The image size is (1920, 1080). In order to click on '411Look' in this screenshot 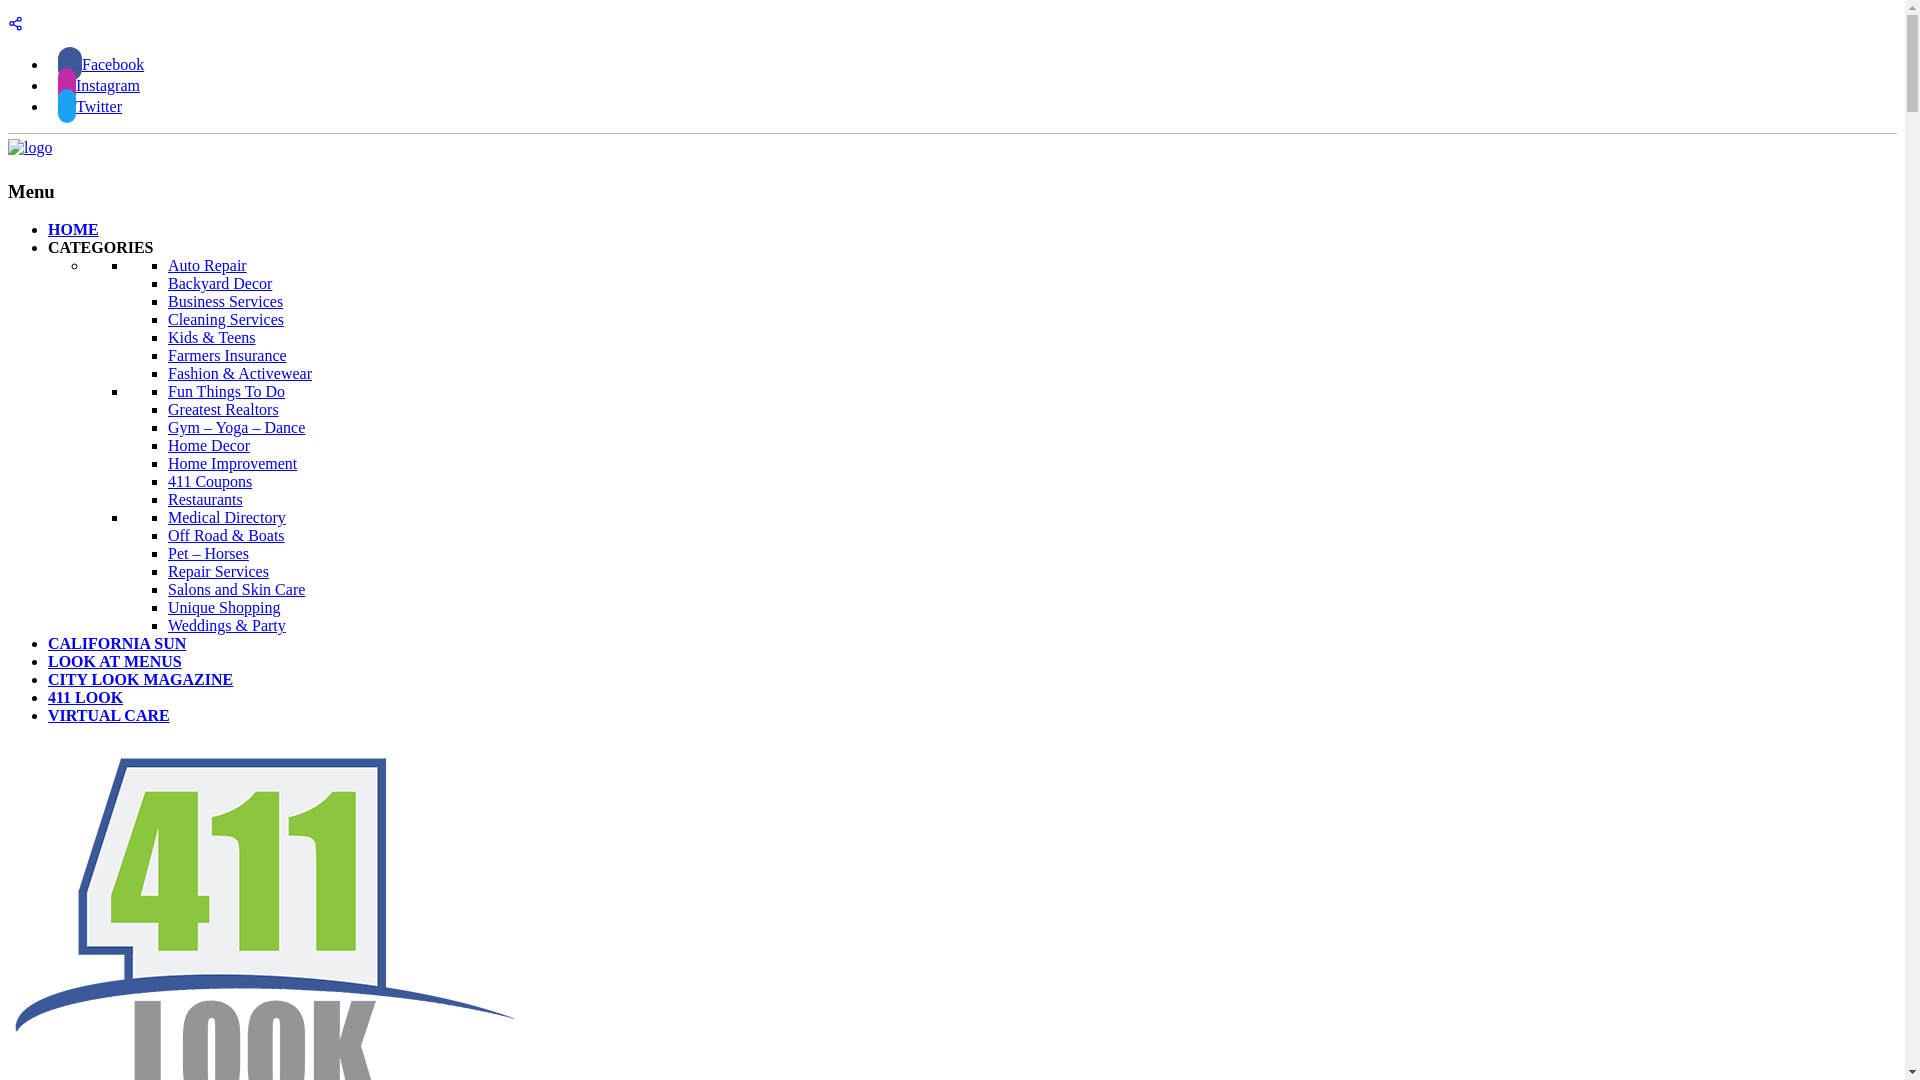, I will do `click(8, 146)`.